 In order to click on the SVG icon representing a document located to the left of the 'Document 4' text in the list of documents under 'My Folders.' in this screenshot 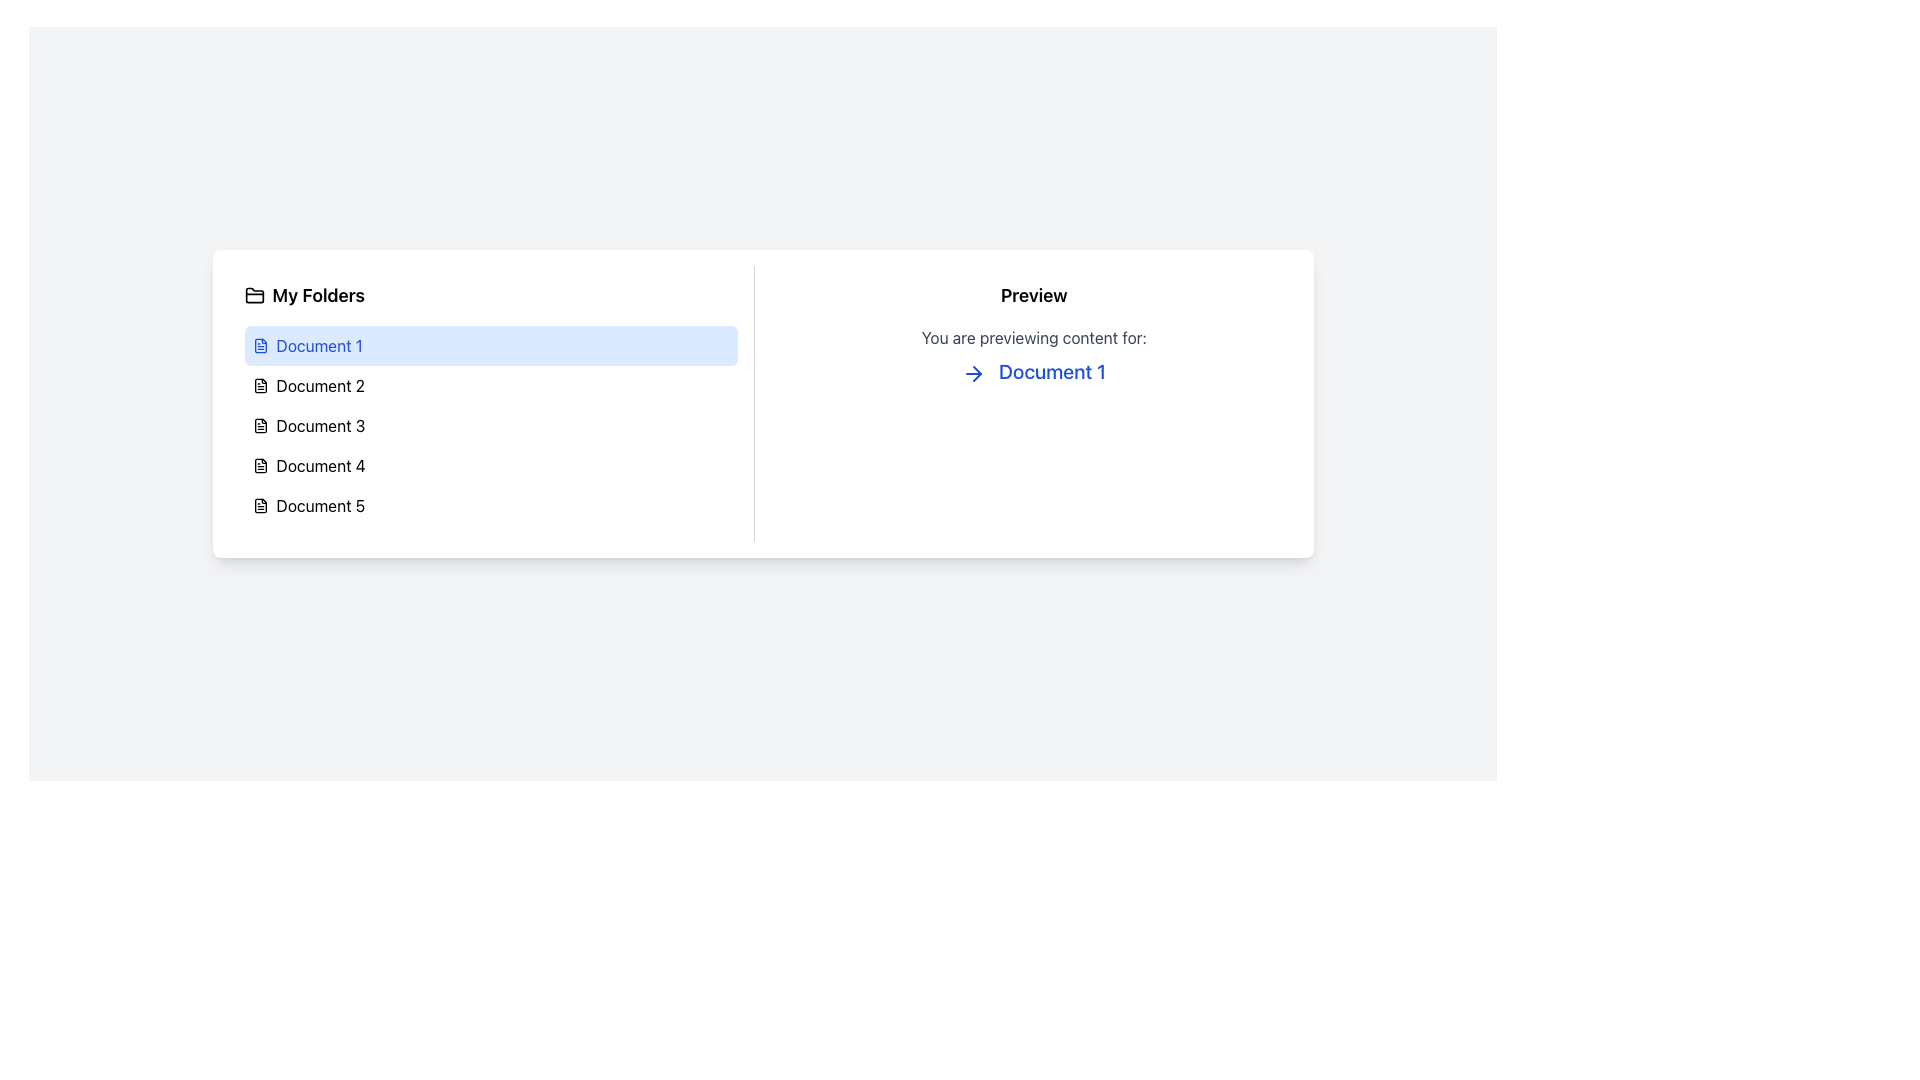, I will do `click(259, 466)`.